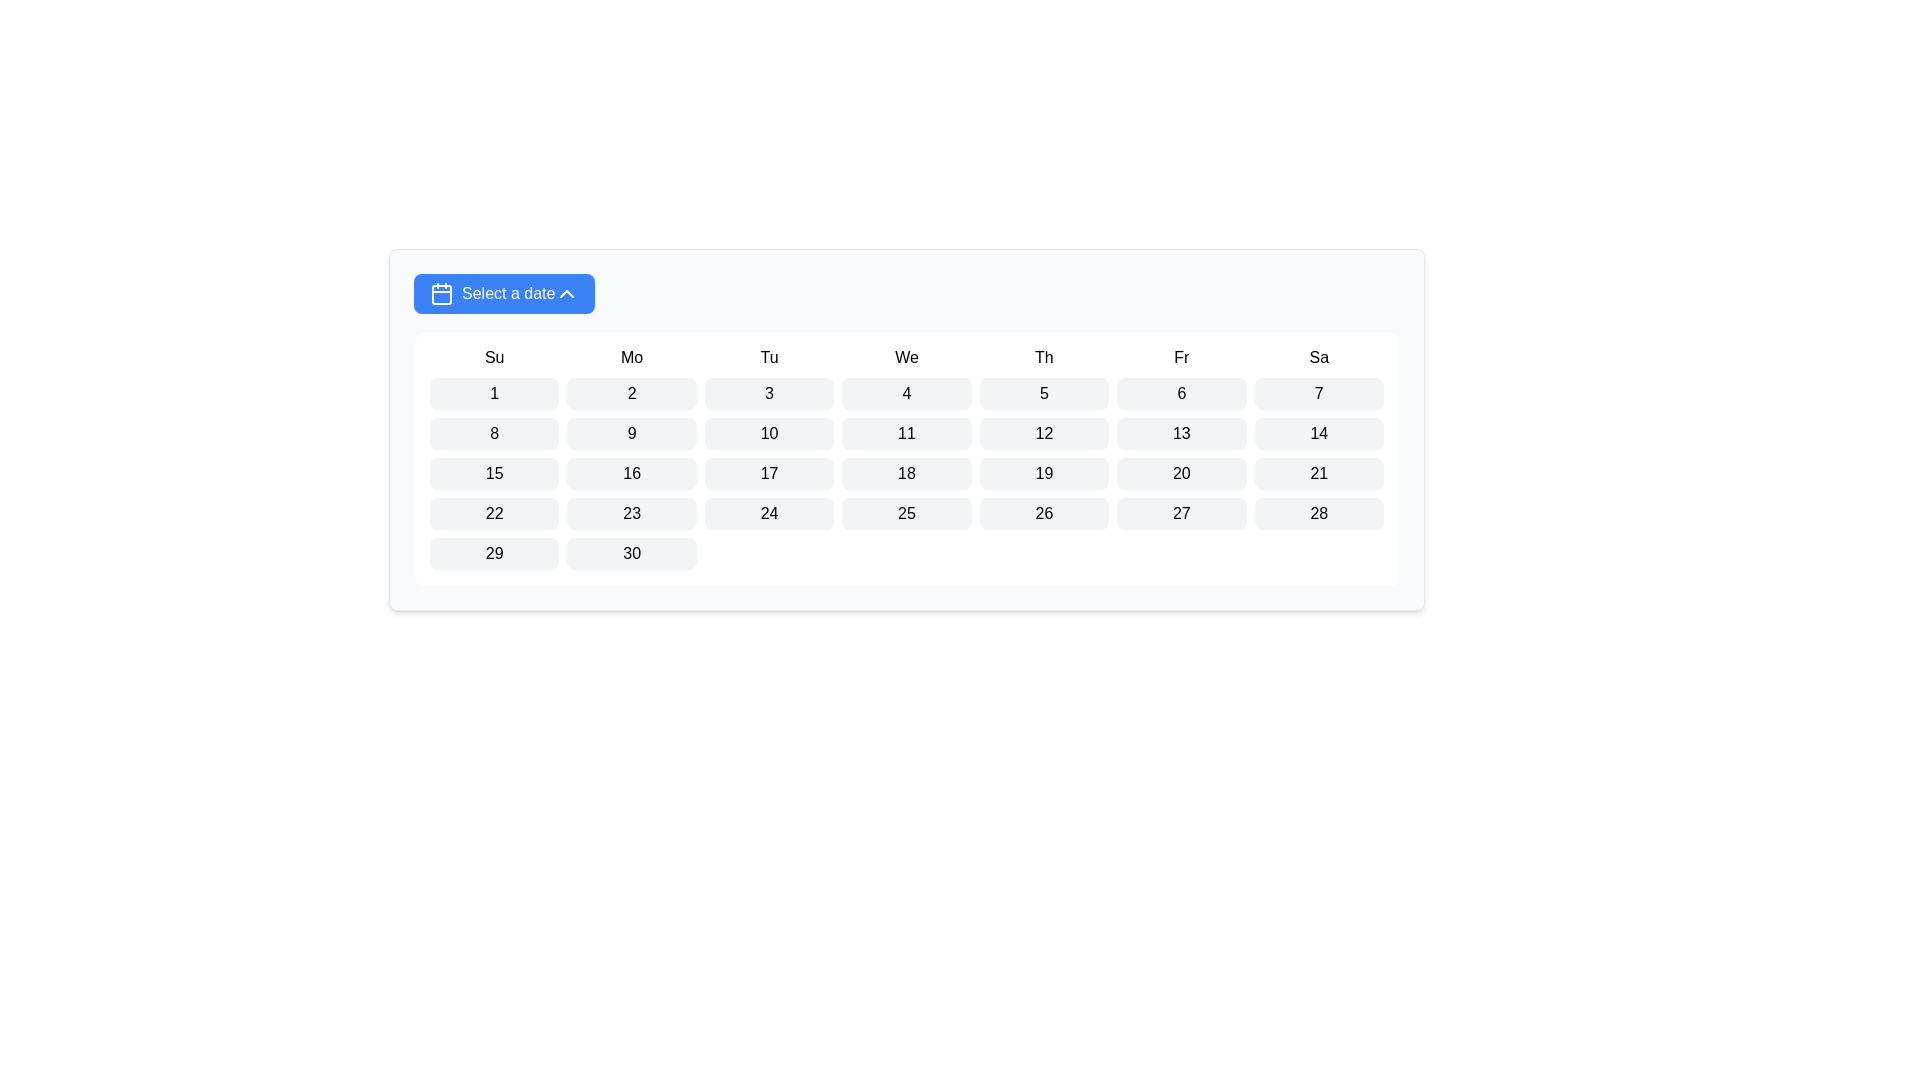 Image resolution: width=1920 pixels, height=1080 pixels. I want to click on the button labeled '5' located in the first row and fifth column of the calendar grid under 'Th' (Thursday), so click(1043, 393).